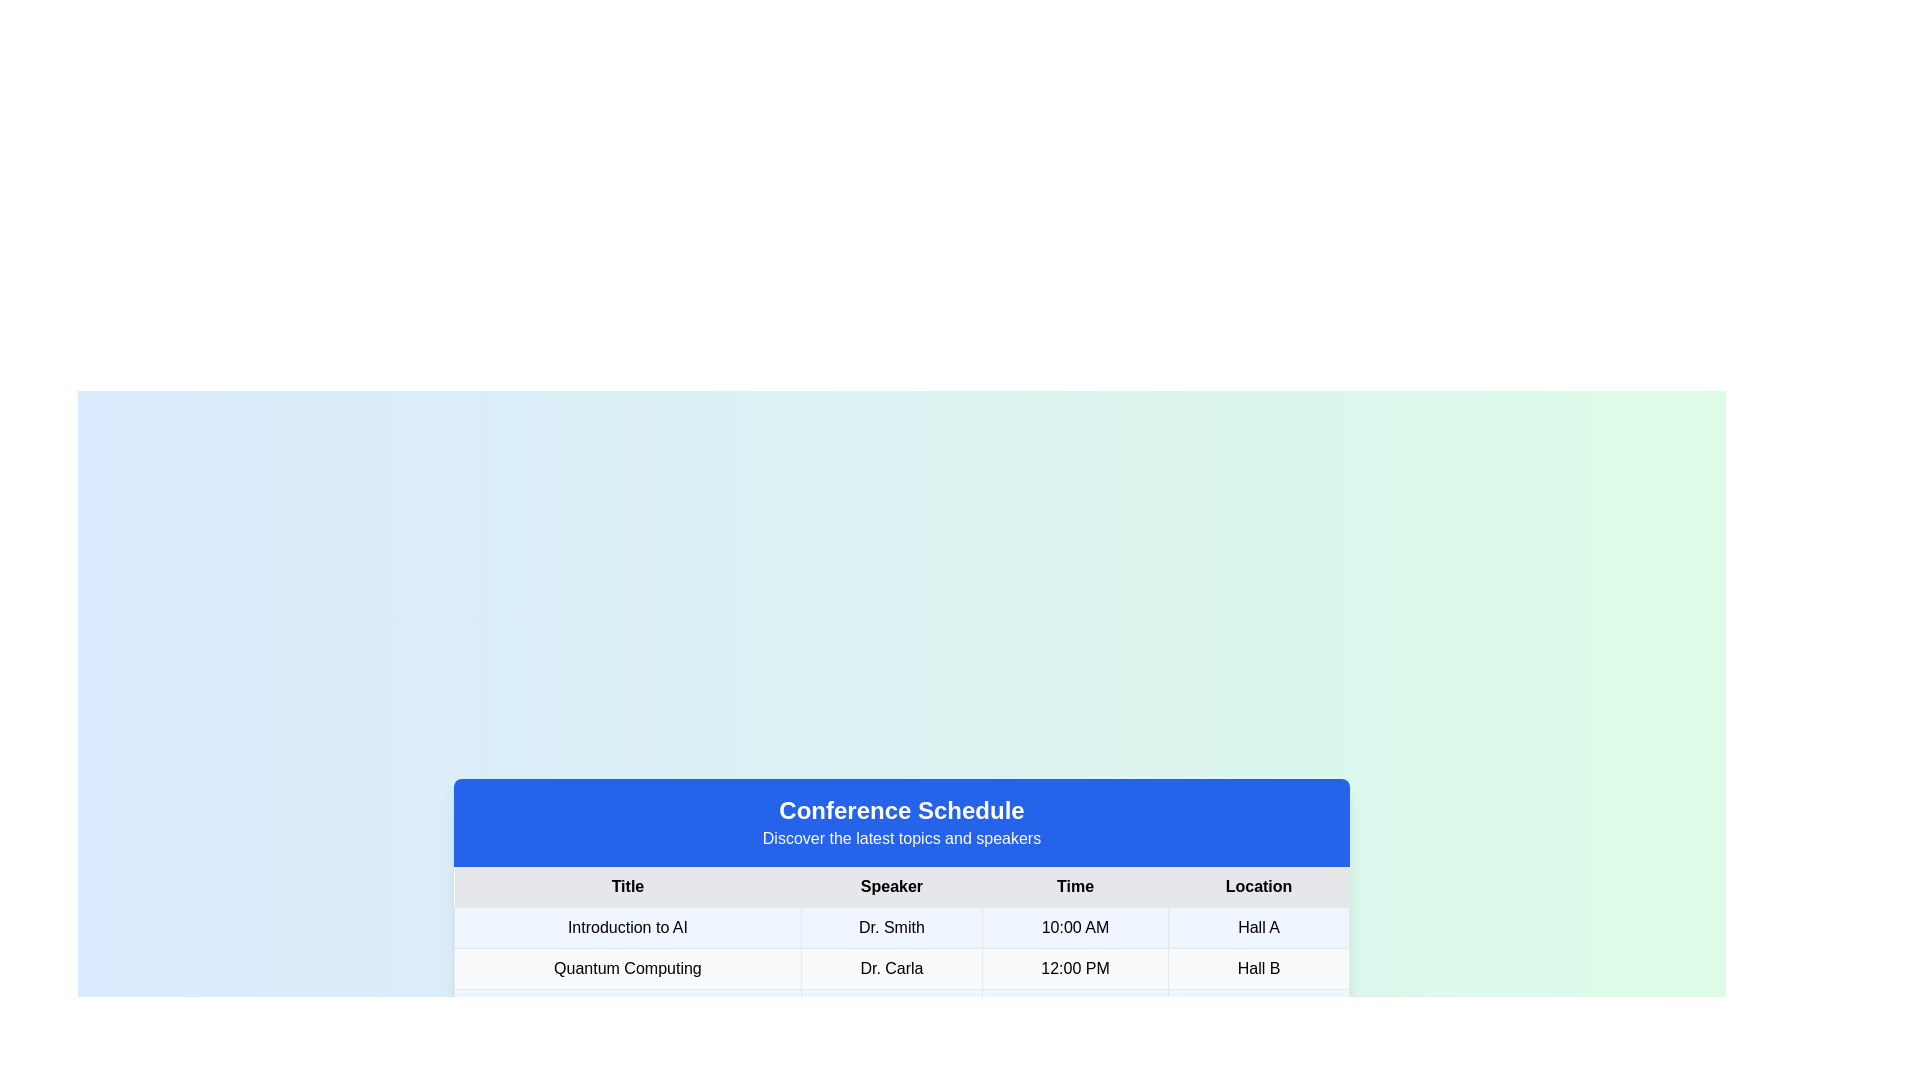 This screenshot has height=1080, width=1920. What do you see at coordinates (901, 928) in the screenshot?
I see `to select the first row in the conference schedule table, which contains details about a conference session including the topic, speaker, timing, and venue` at bounding box center [901, 928].